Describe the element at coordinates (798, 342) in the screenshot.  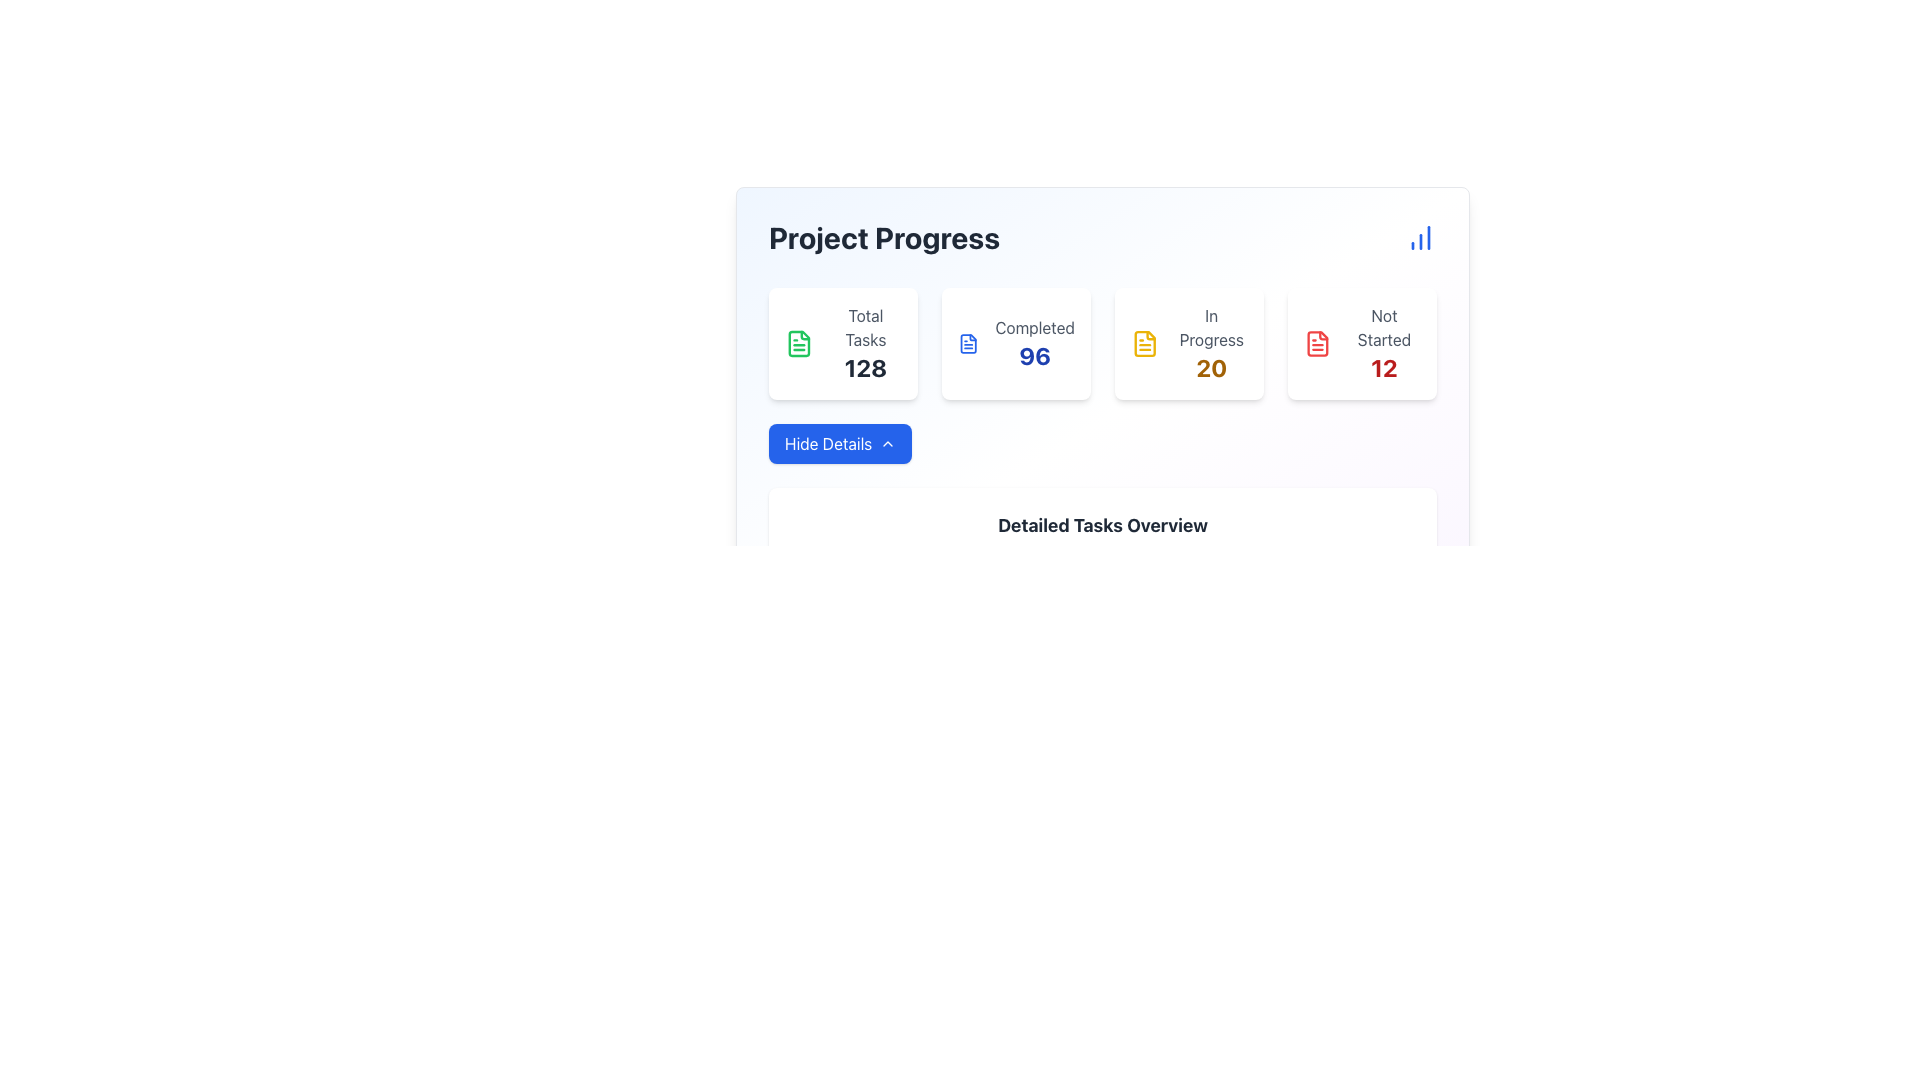
I see `the decorative icon located at the top-left corner of the 'Total Tasks' card in the grid of cards` at that location.